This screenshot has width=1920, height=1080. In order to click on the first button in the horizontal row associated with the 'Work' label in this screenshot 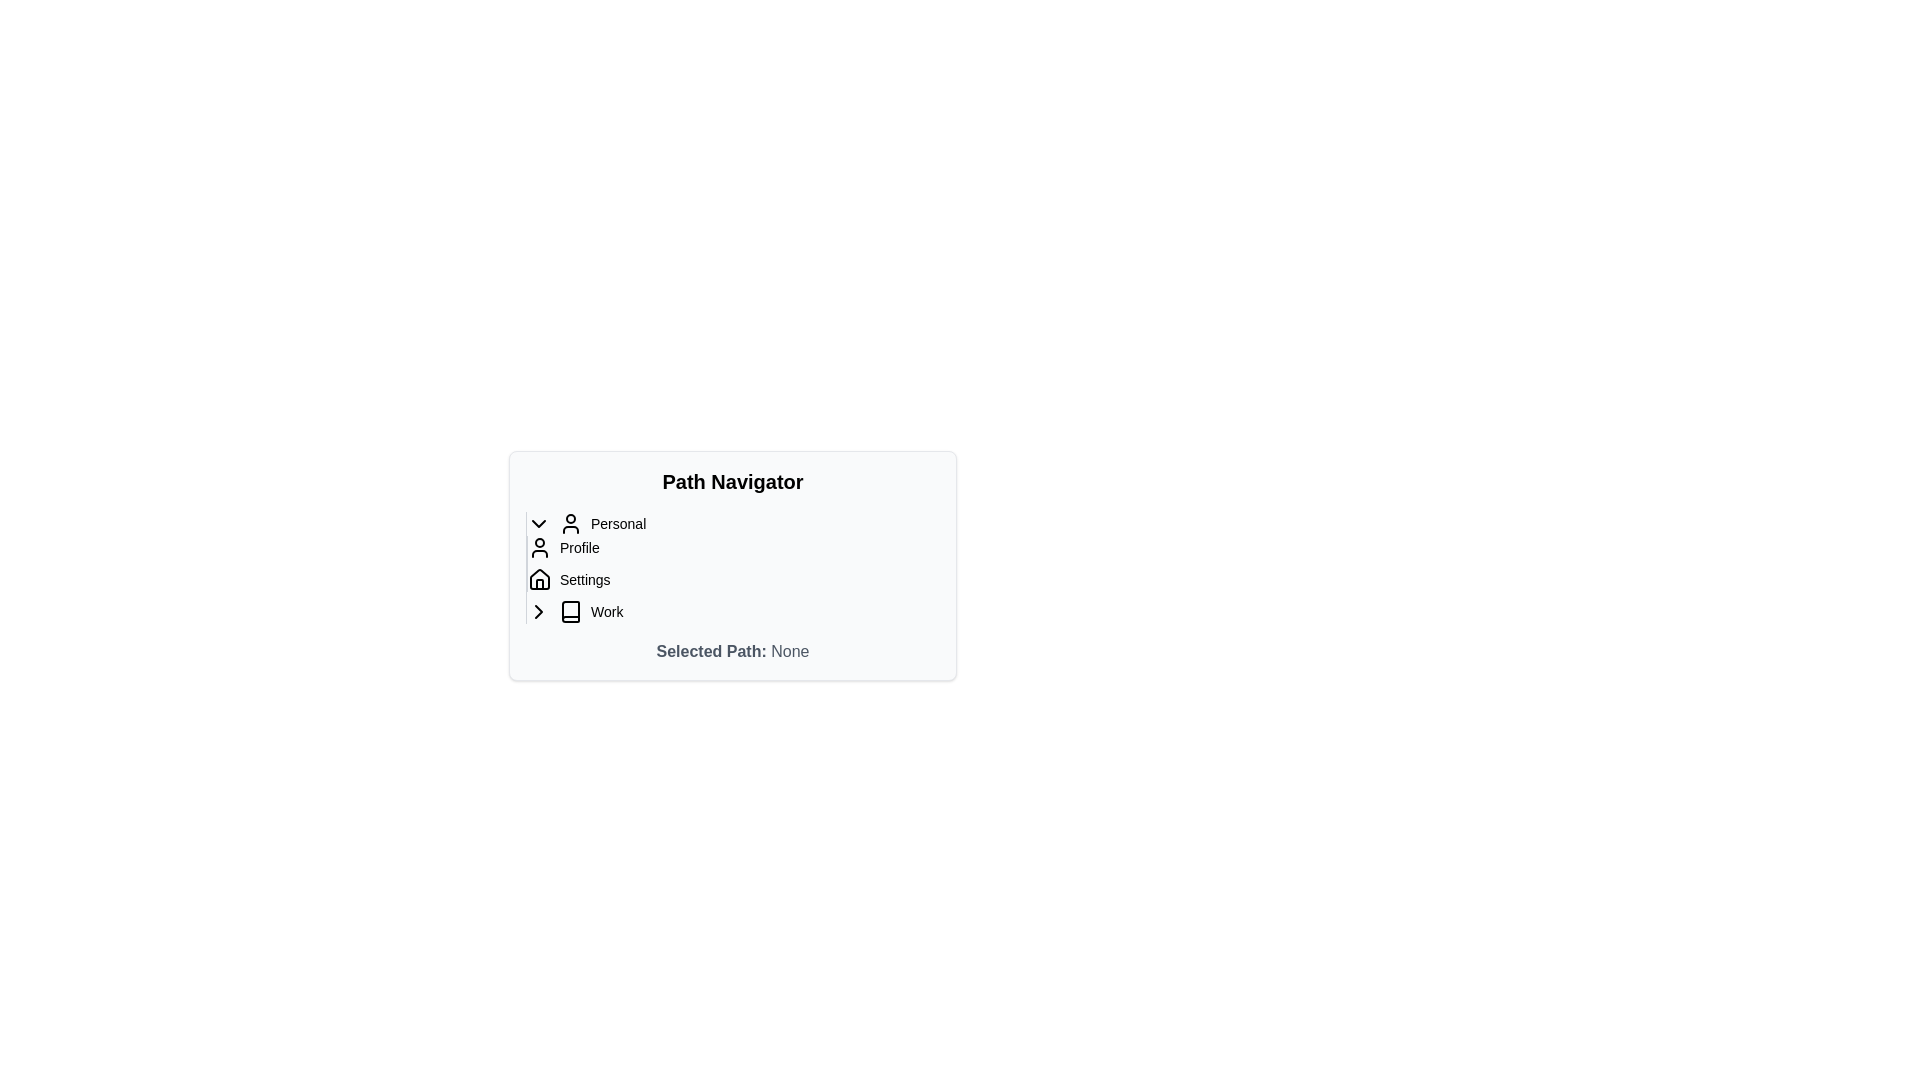, I will do `click(538, 611)`.